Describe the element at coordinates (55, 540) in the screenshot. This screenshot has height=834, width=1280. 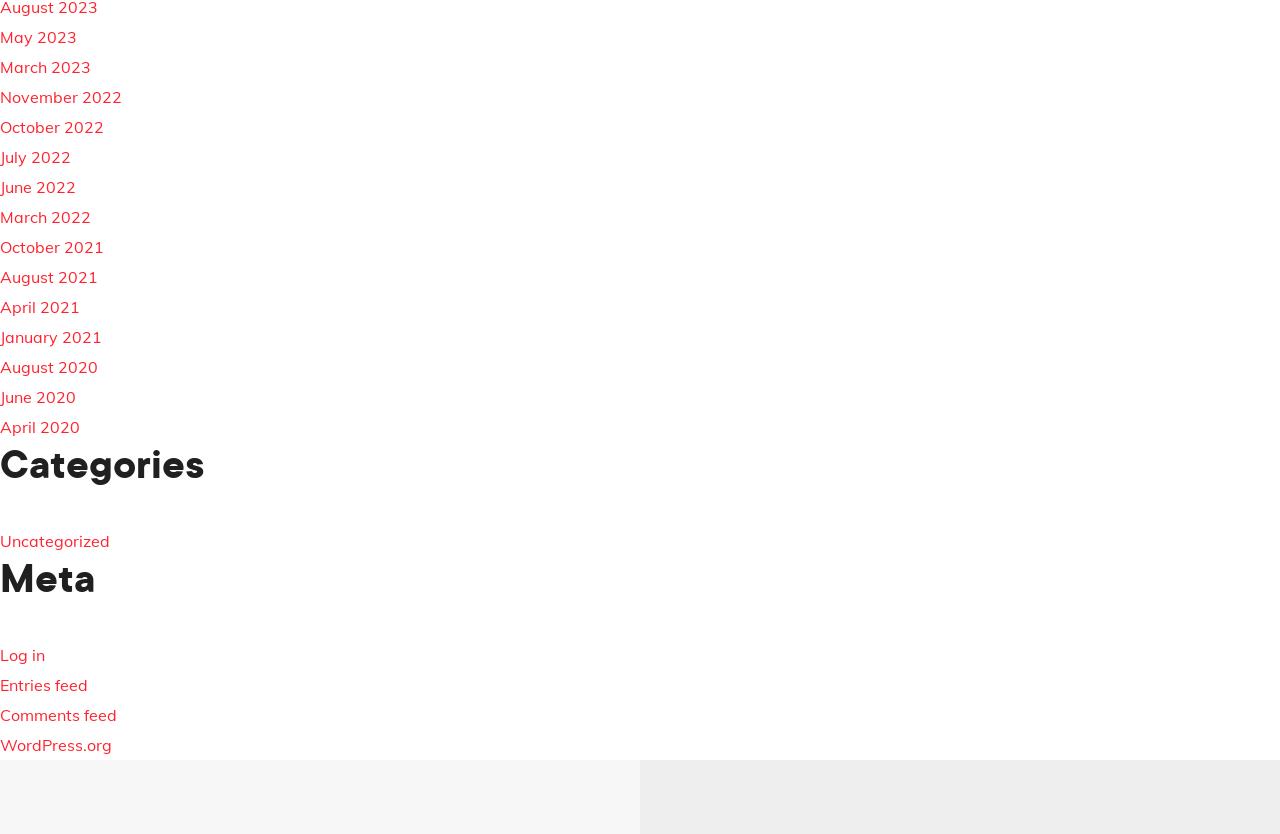
I see `'Uncategorized'` at that location.